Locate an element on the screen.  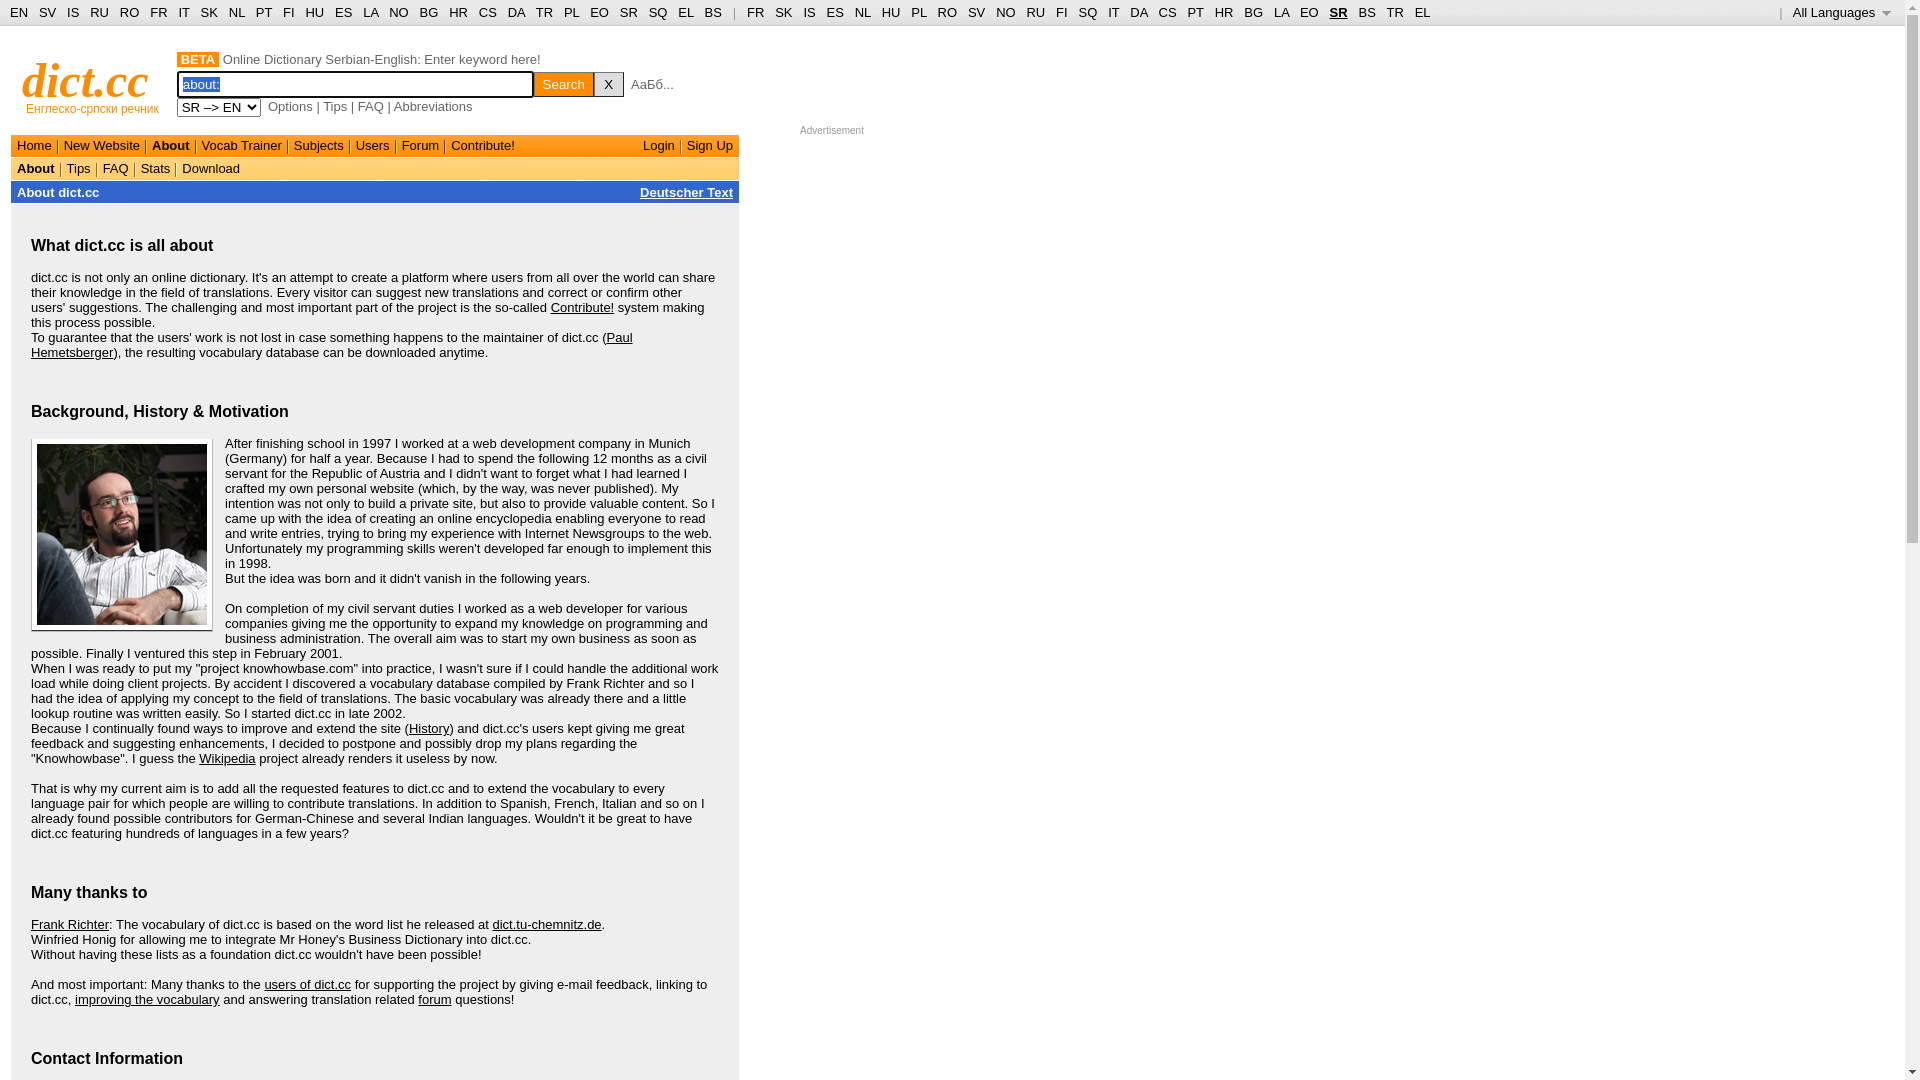
'Download' is located at coordinates (182, 167).